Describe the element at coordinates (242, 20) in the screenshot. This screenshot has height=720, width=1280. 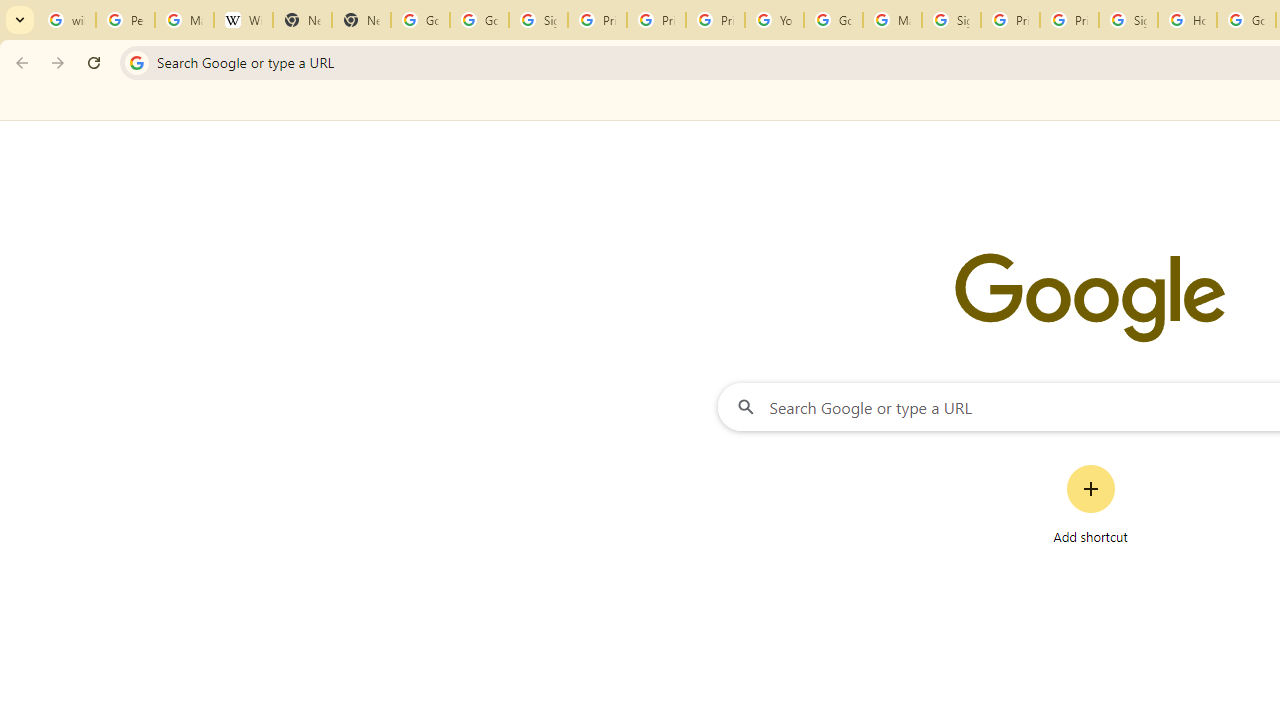
I see `'Wikipedia:Edit requests - Wikipedia'` at that location.